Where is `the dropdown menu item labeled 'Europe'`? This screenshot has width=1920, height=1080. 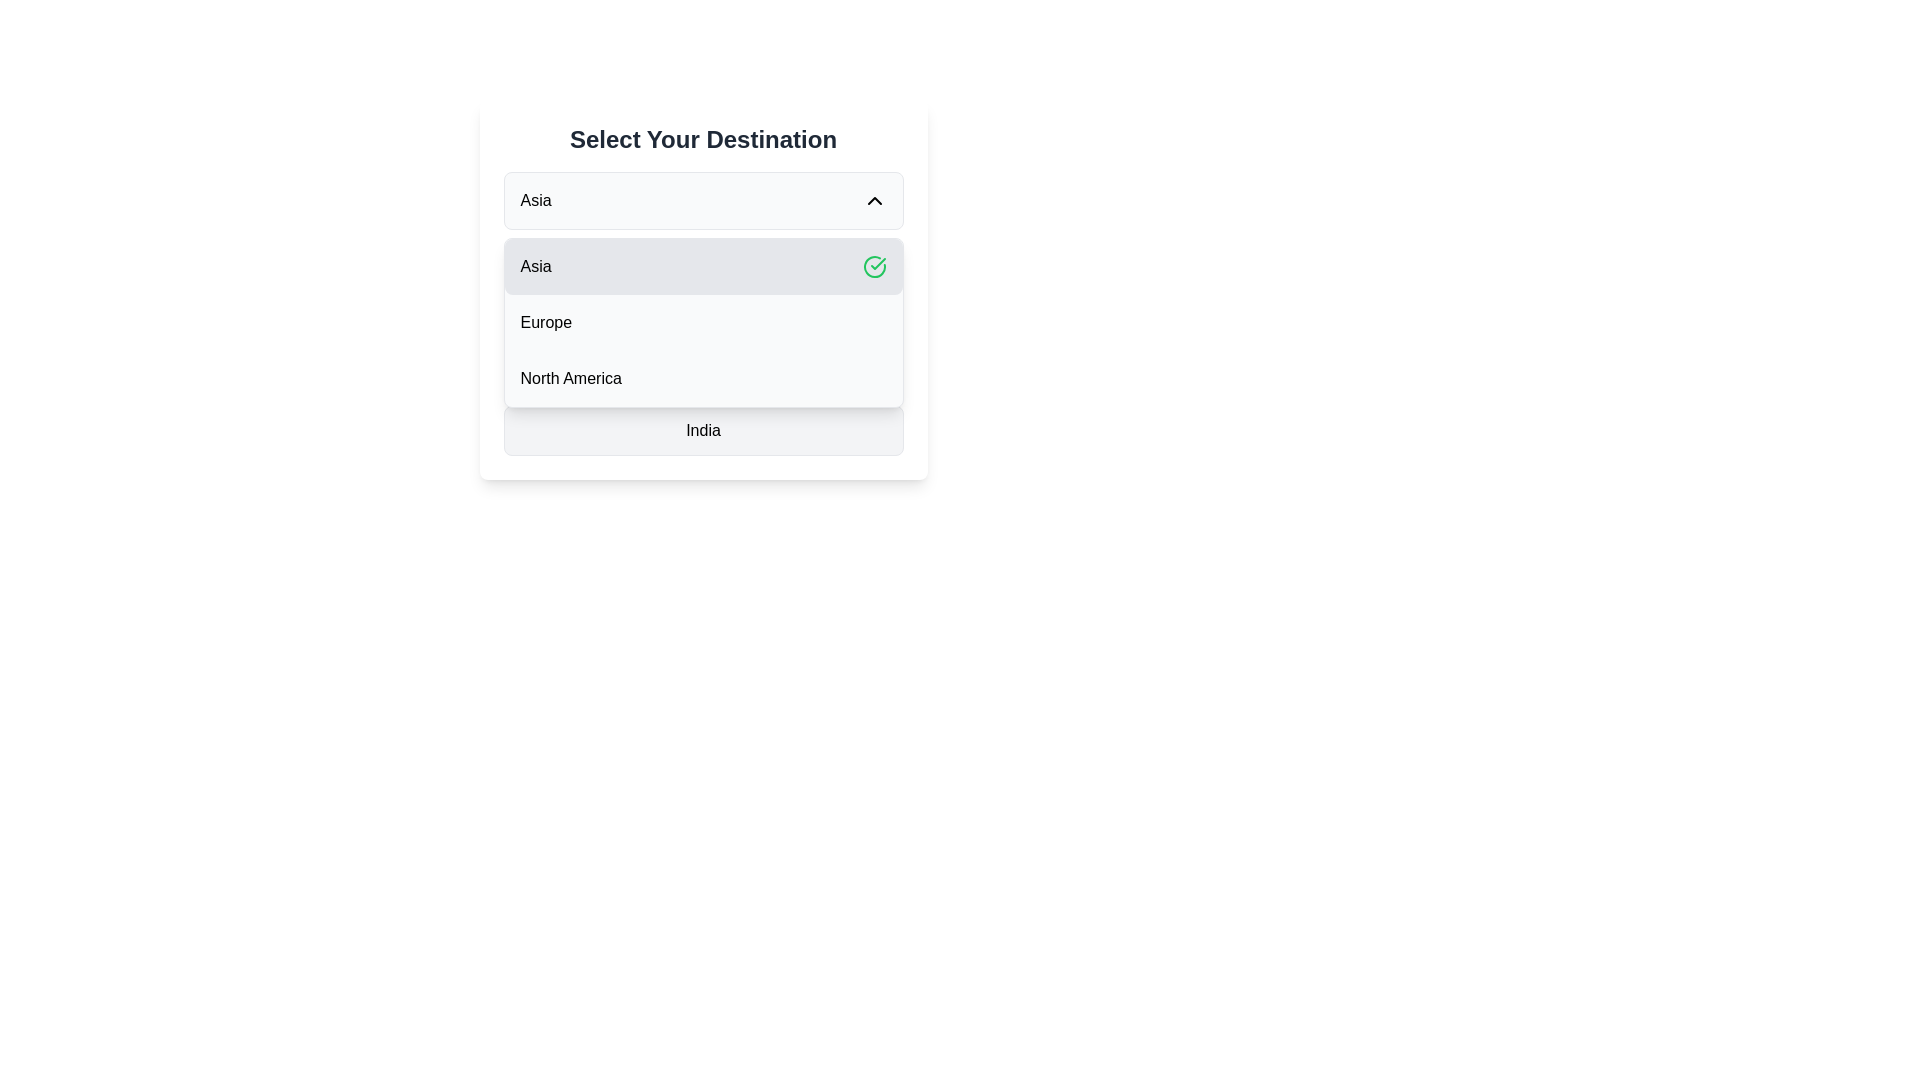 the dropdown menu item labeled 'Europe' is located at coordinates (703, 322).